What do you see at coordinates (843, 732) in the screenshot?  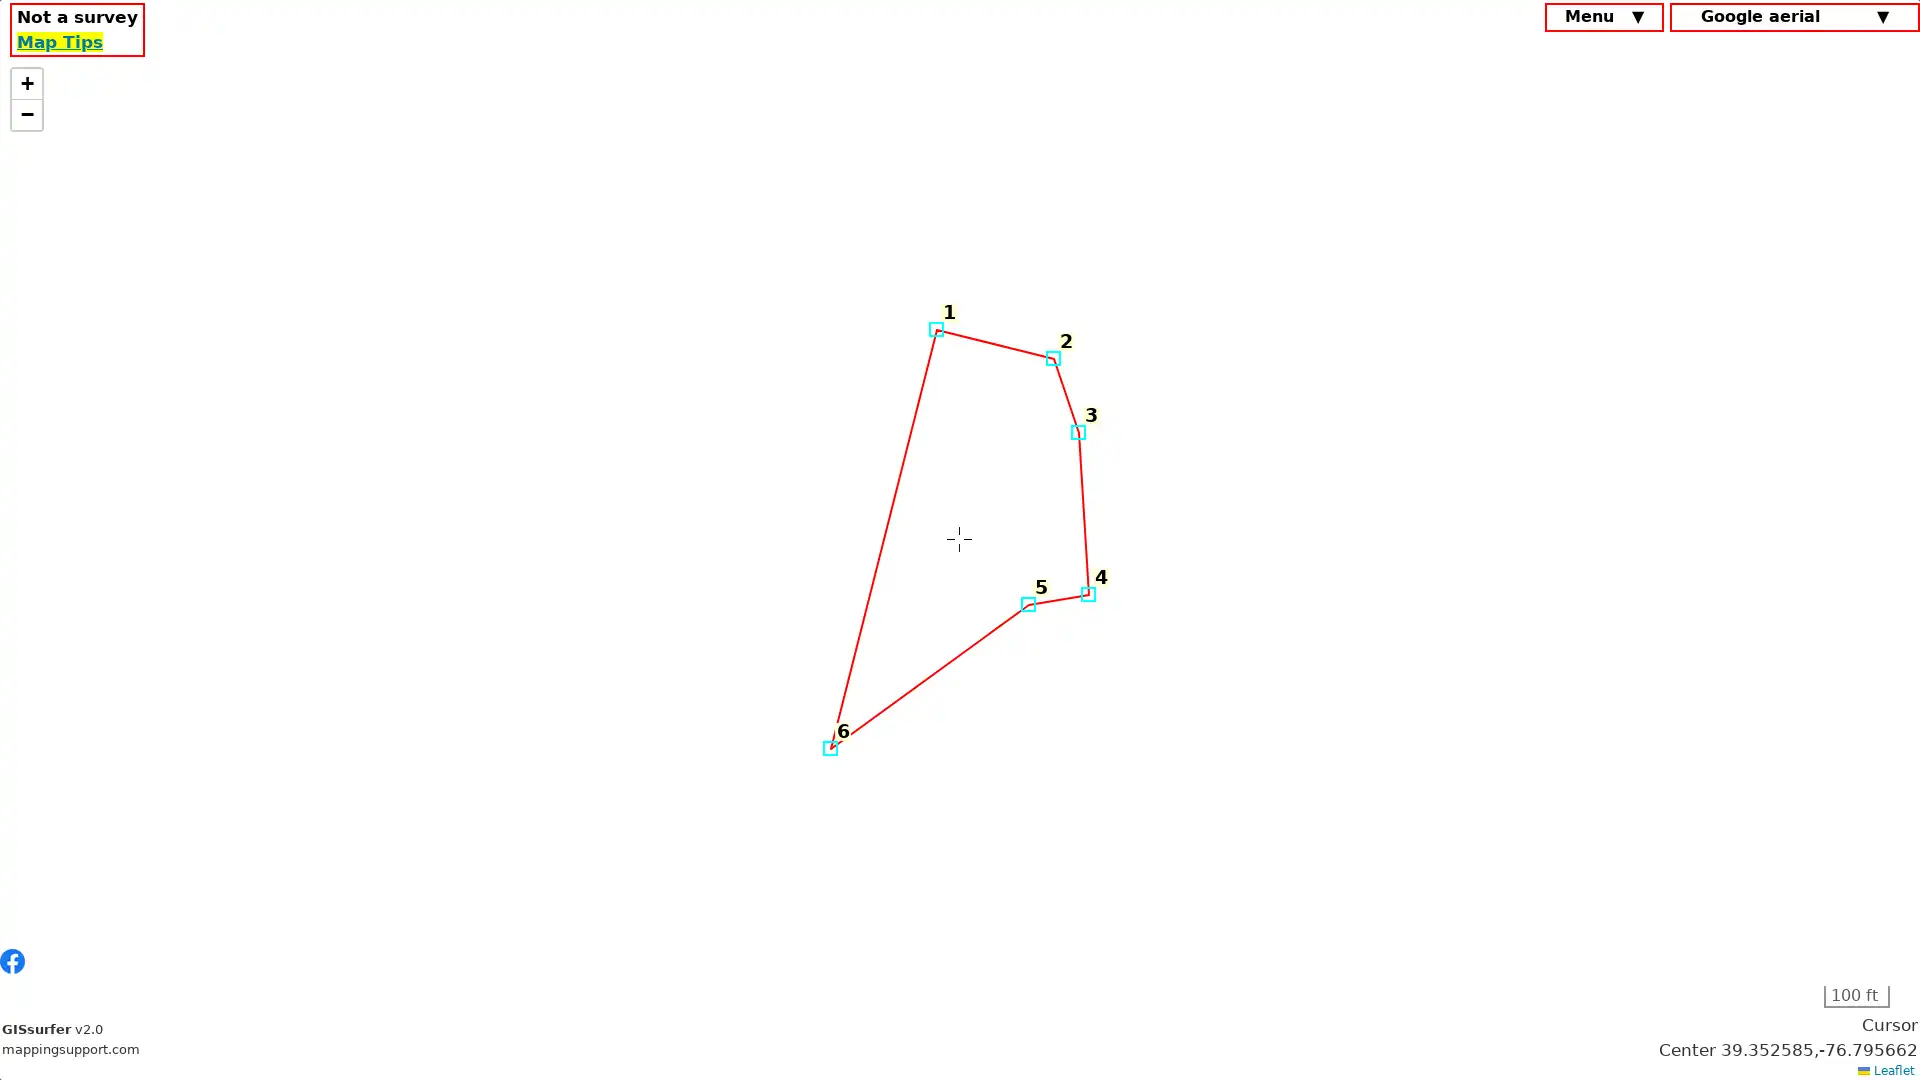 I see `6` at bounding box center [843, 732].